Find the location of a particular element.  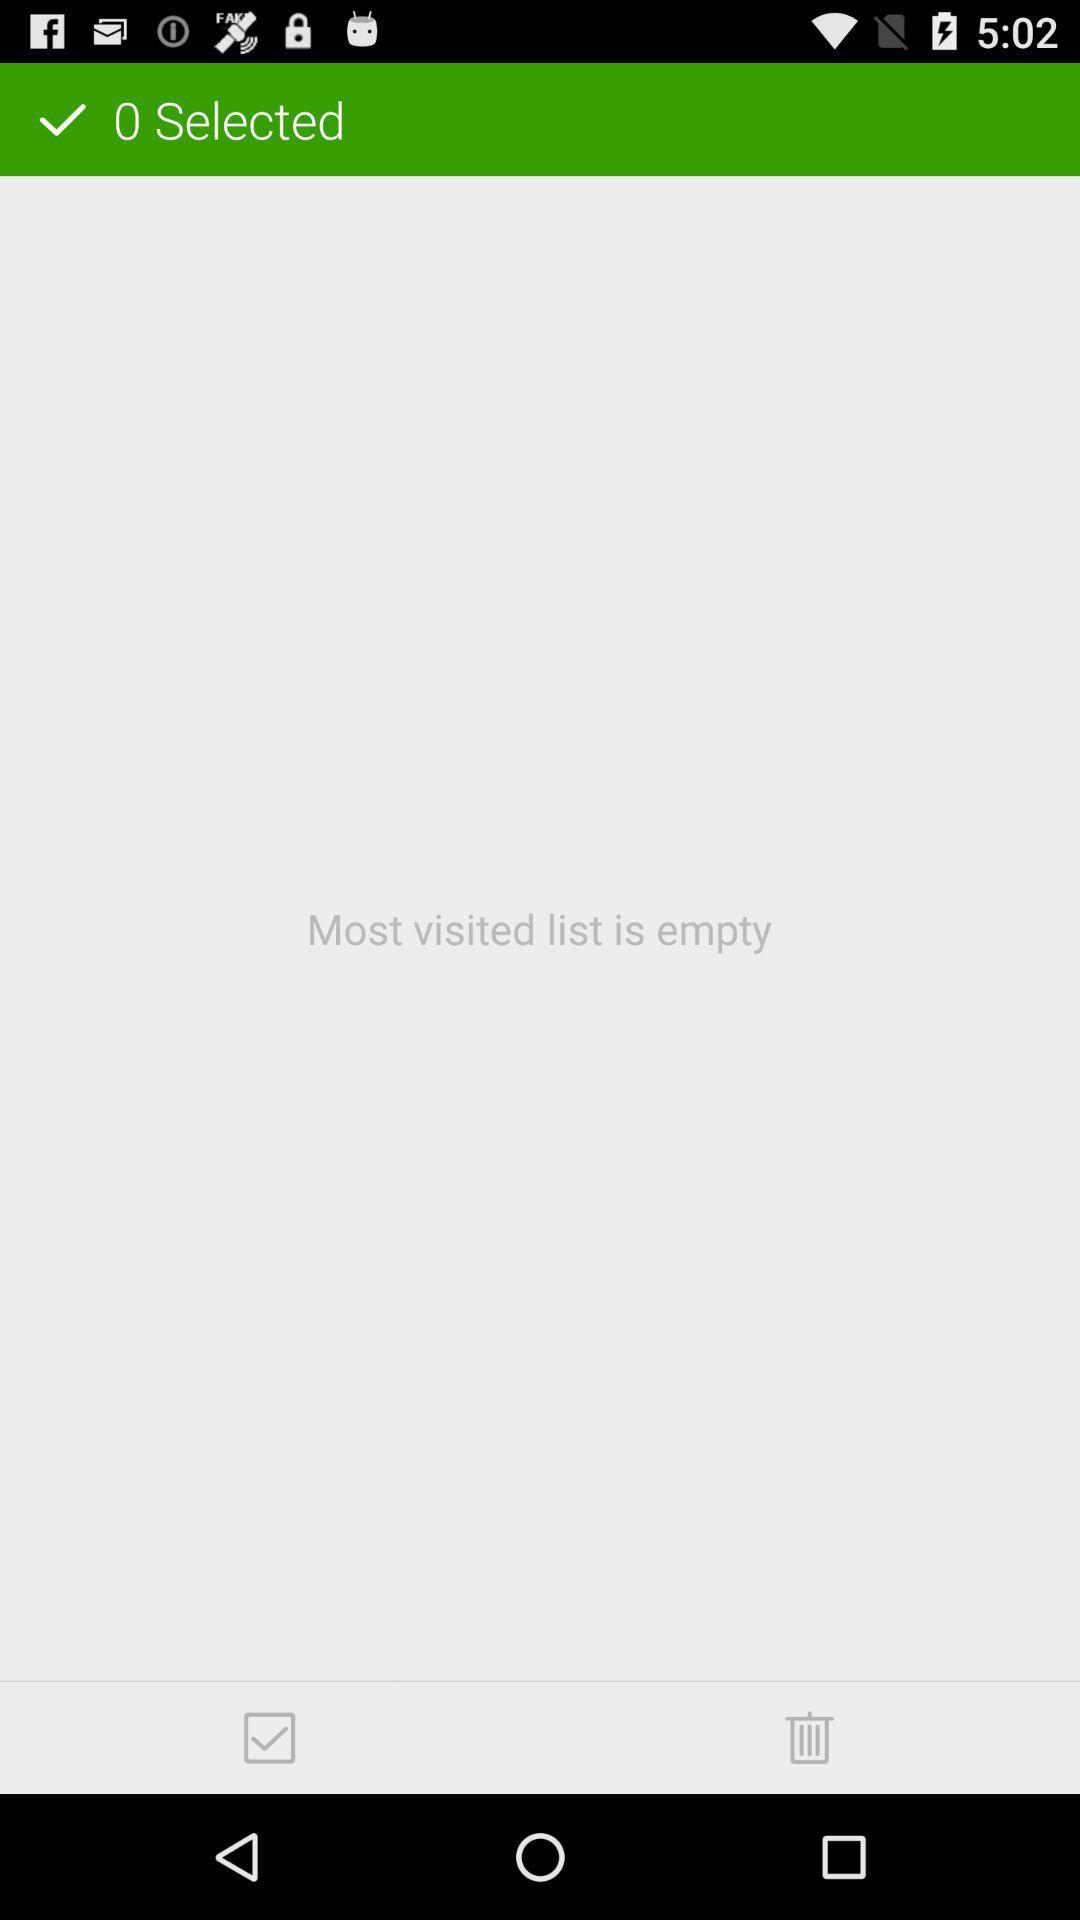

delete is located at coordinates (808, 1736).